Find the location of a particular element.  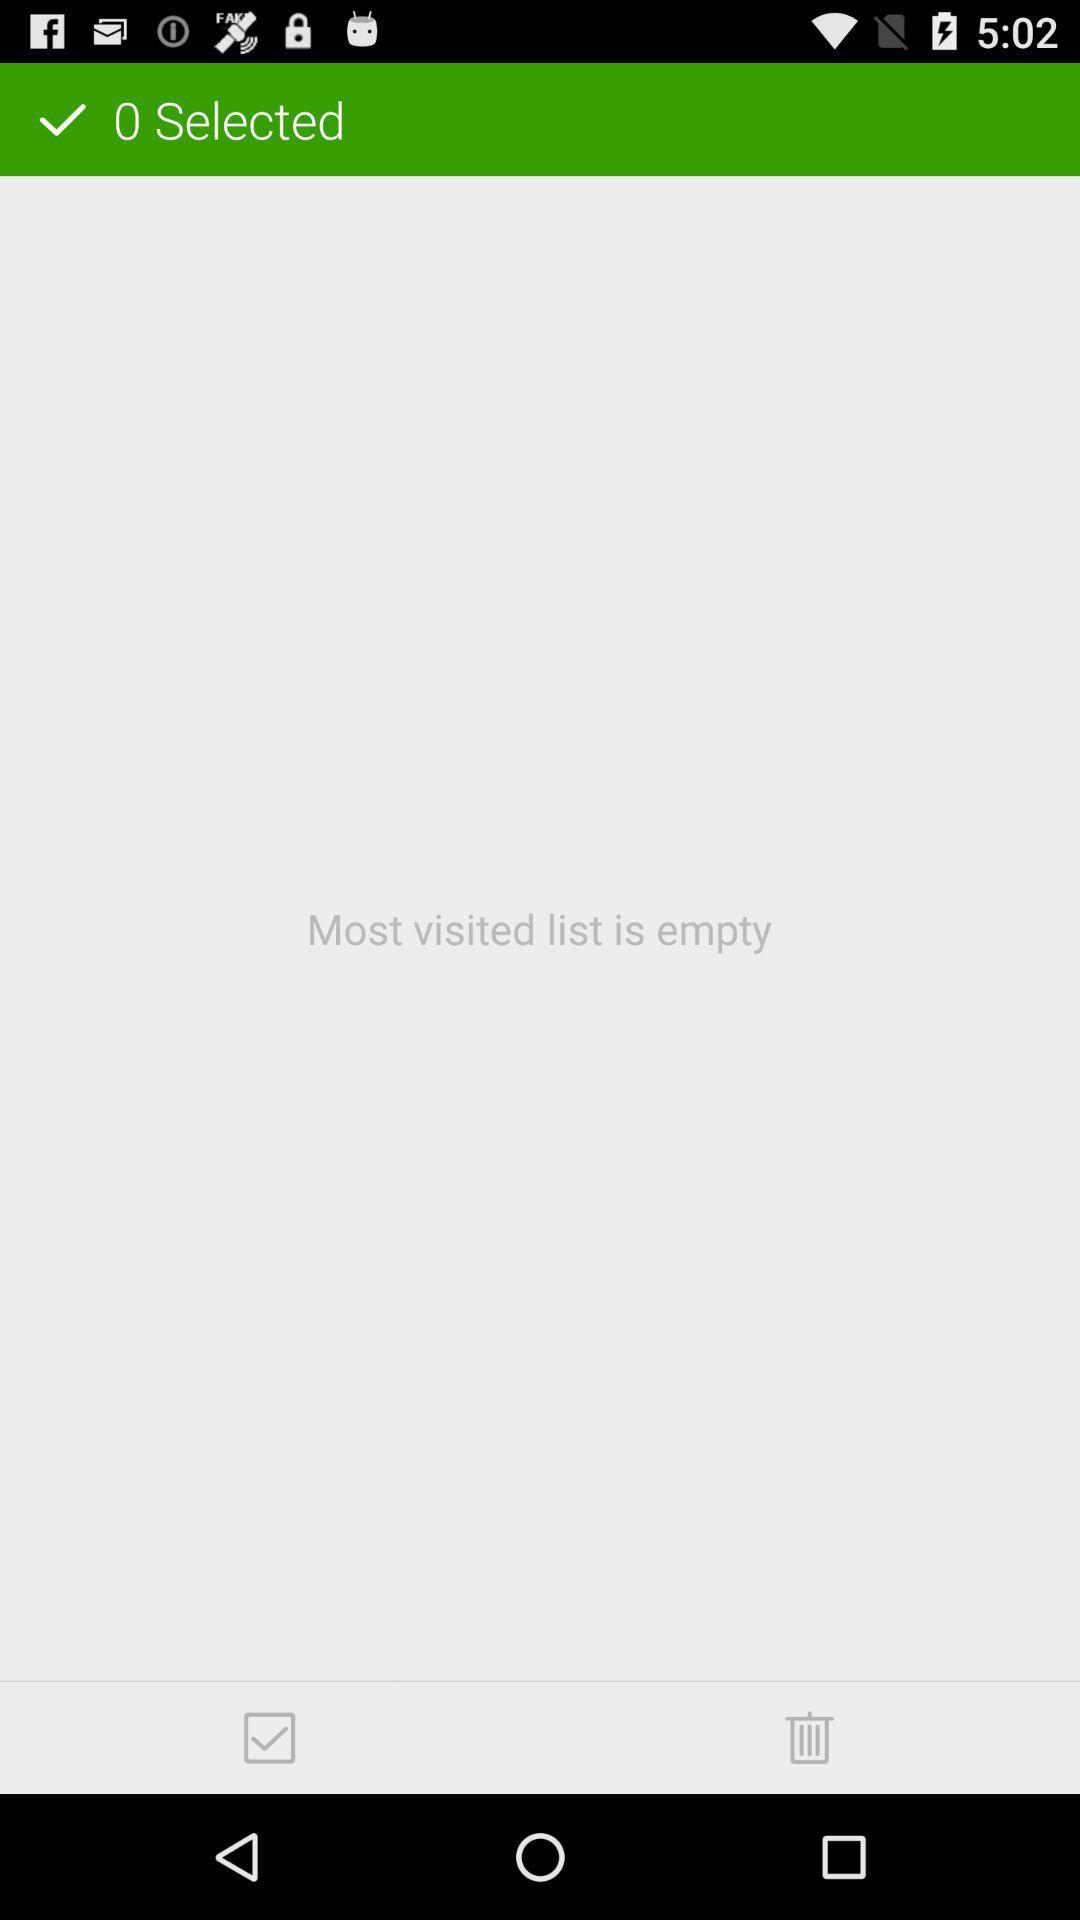

delete is located at coordinates (808, 1736).